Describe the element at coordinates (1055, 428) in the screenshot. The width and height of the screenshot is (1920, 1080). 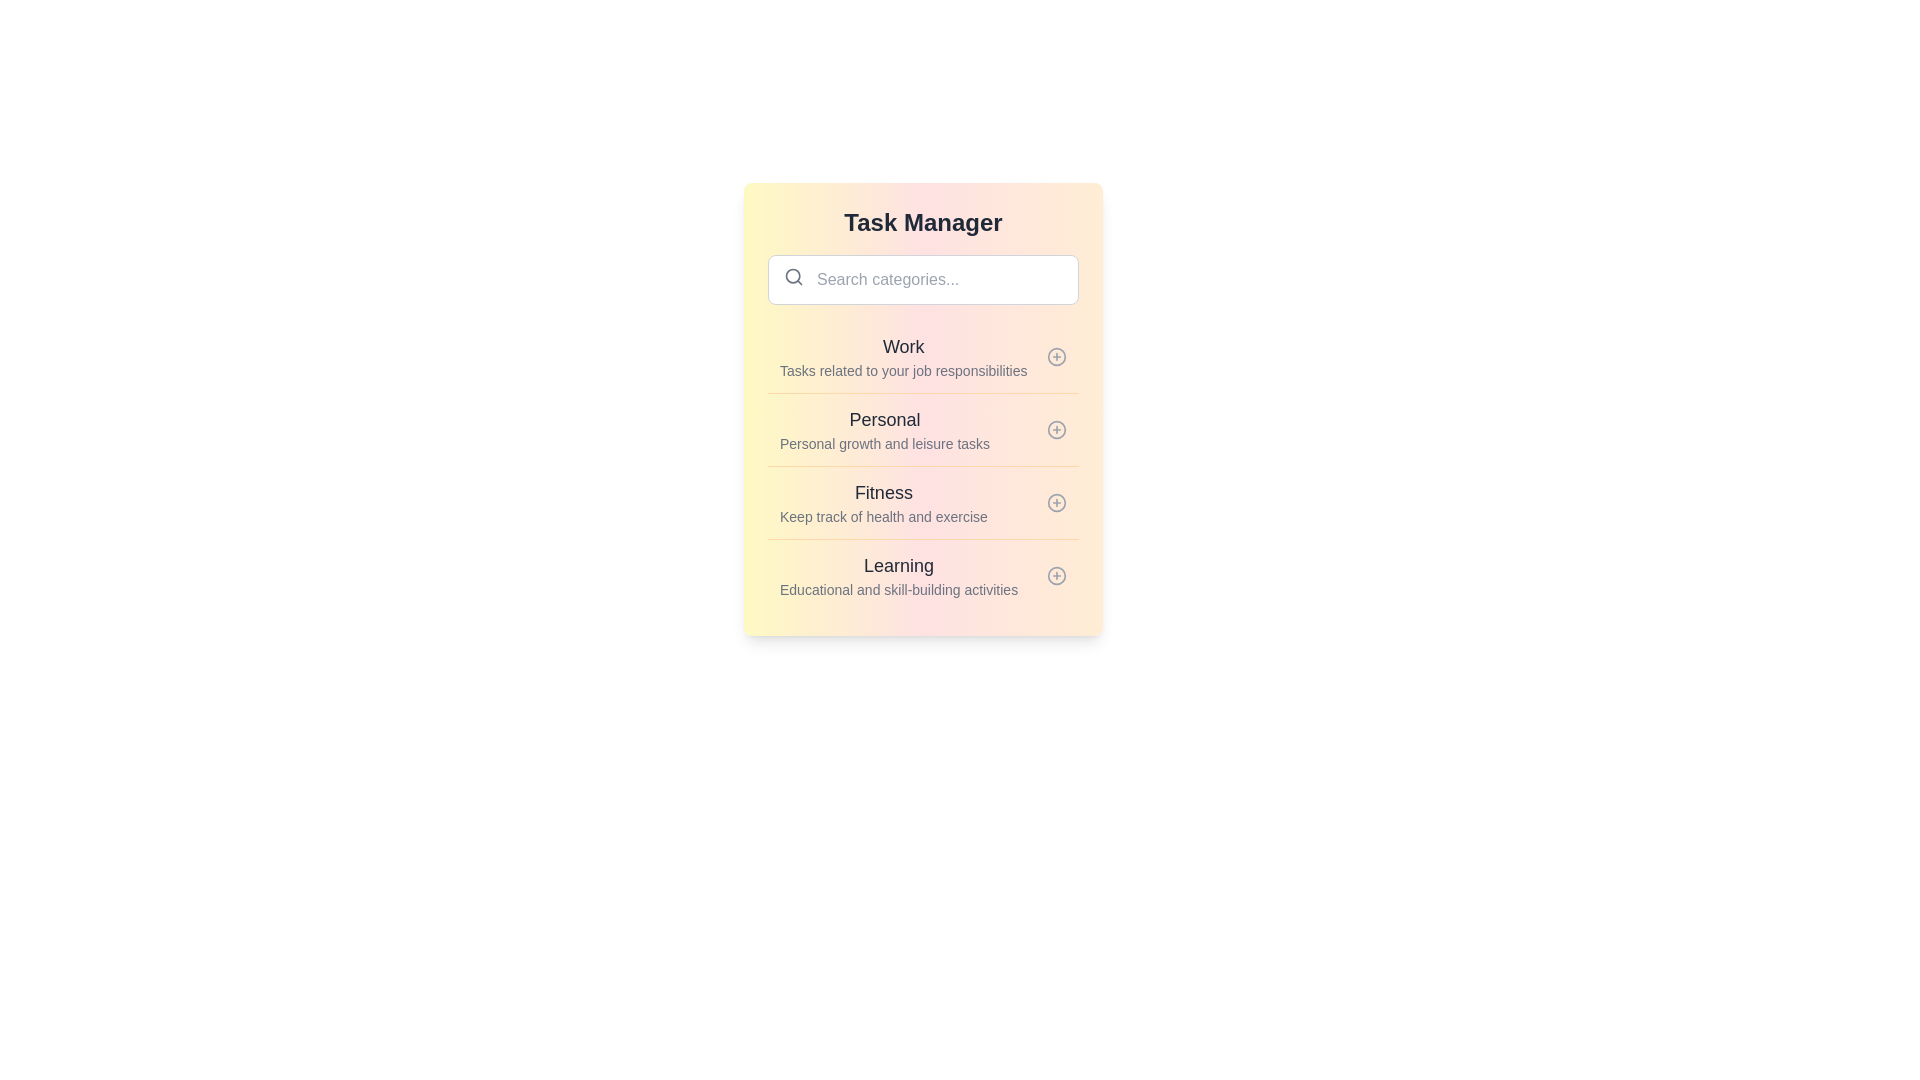
I see `the circular outline icon representing a 'plus' symbol located next to the text 'Personal' in the second row of the 'Task Manager' list` at that location.